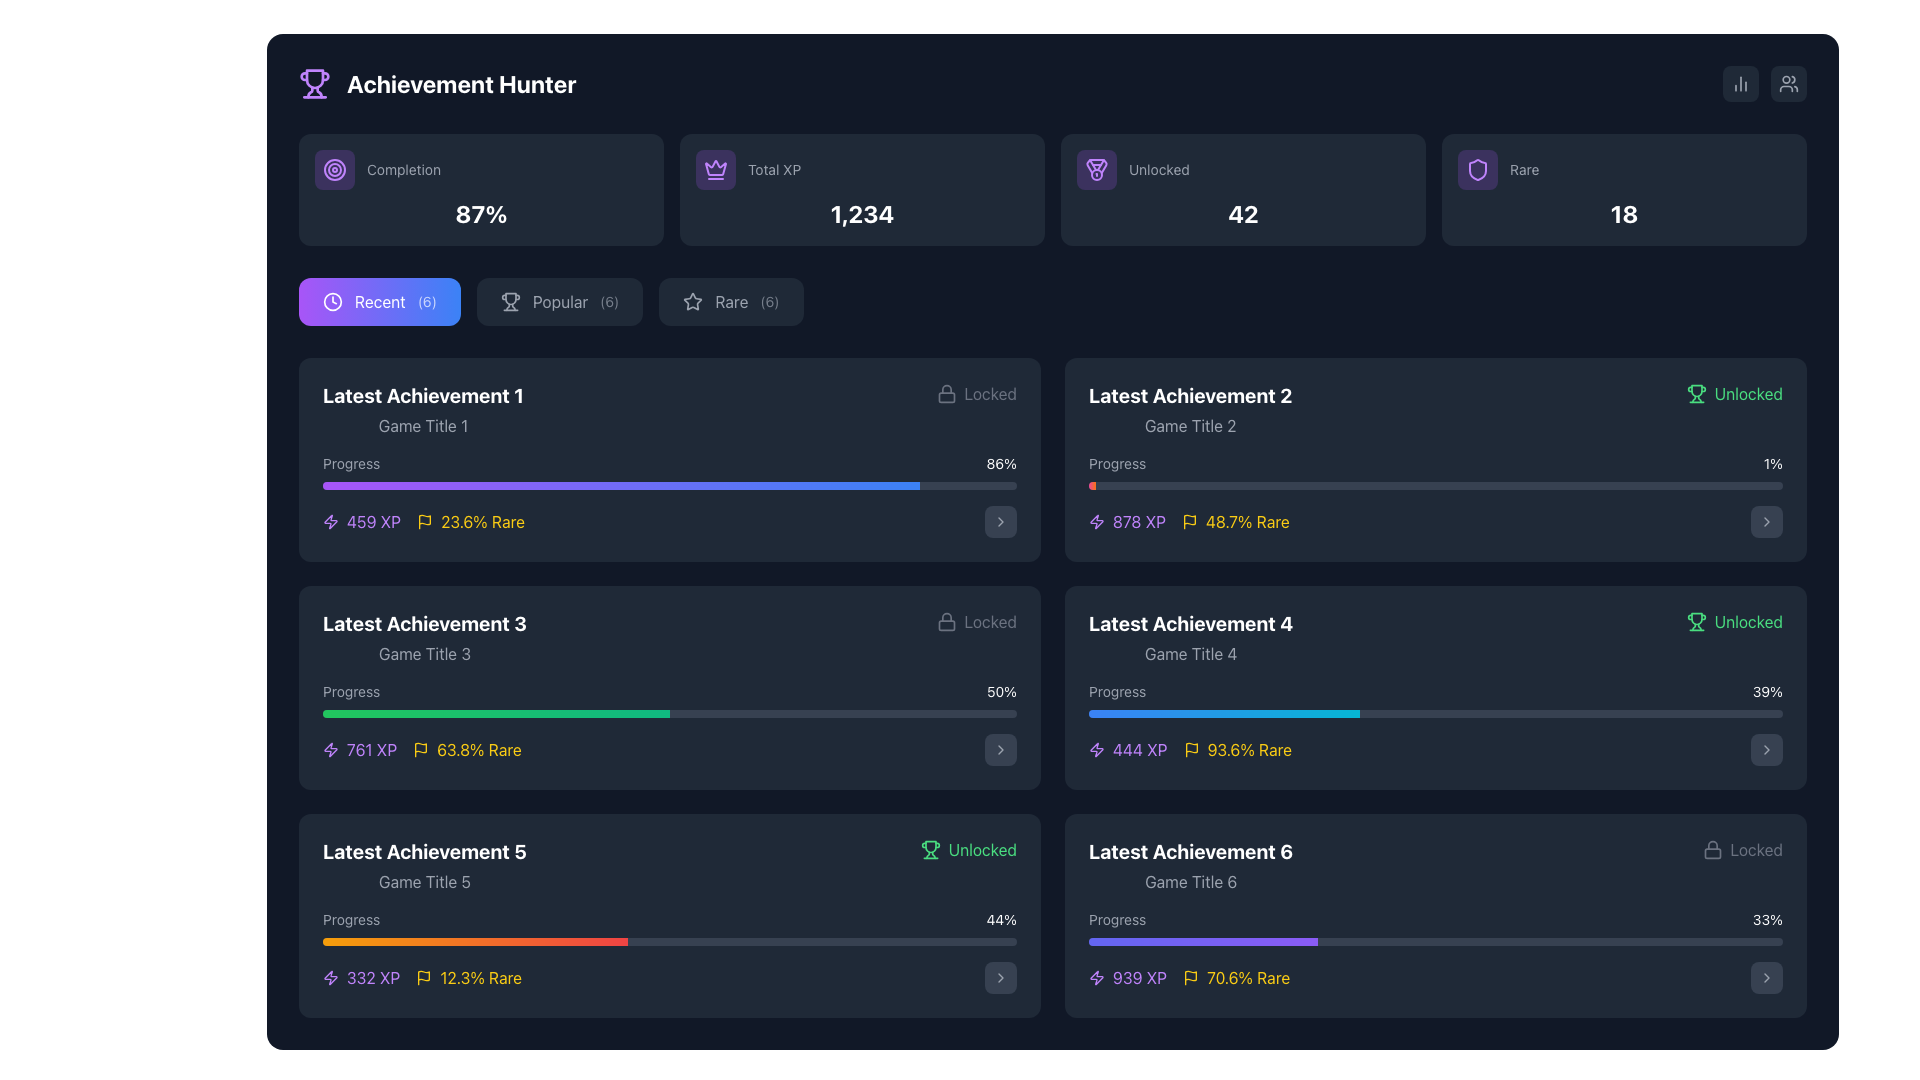 This screenshot has width=1920, height=1080. What do you see at coordinates (1434, 686) in the screenshot?
I see `the achievement card displaying details about a specific achievement, located in the second column and third row of the grid layout` at bounding box center [1434, 686].